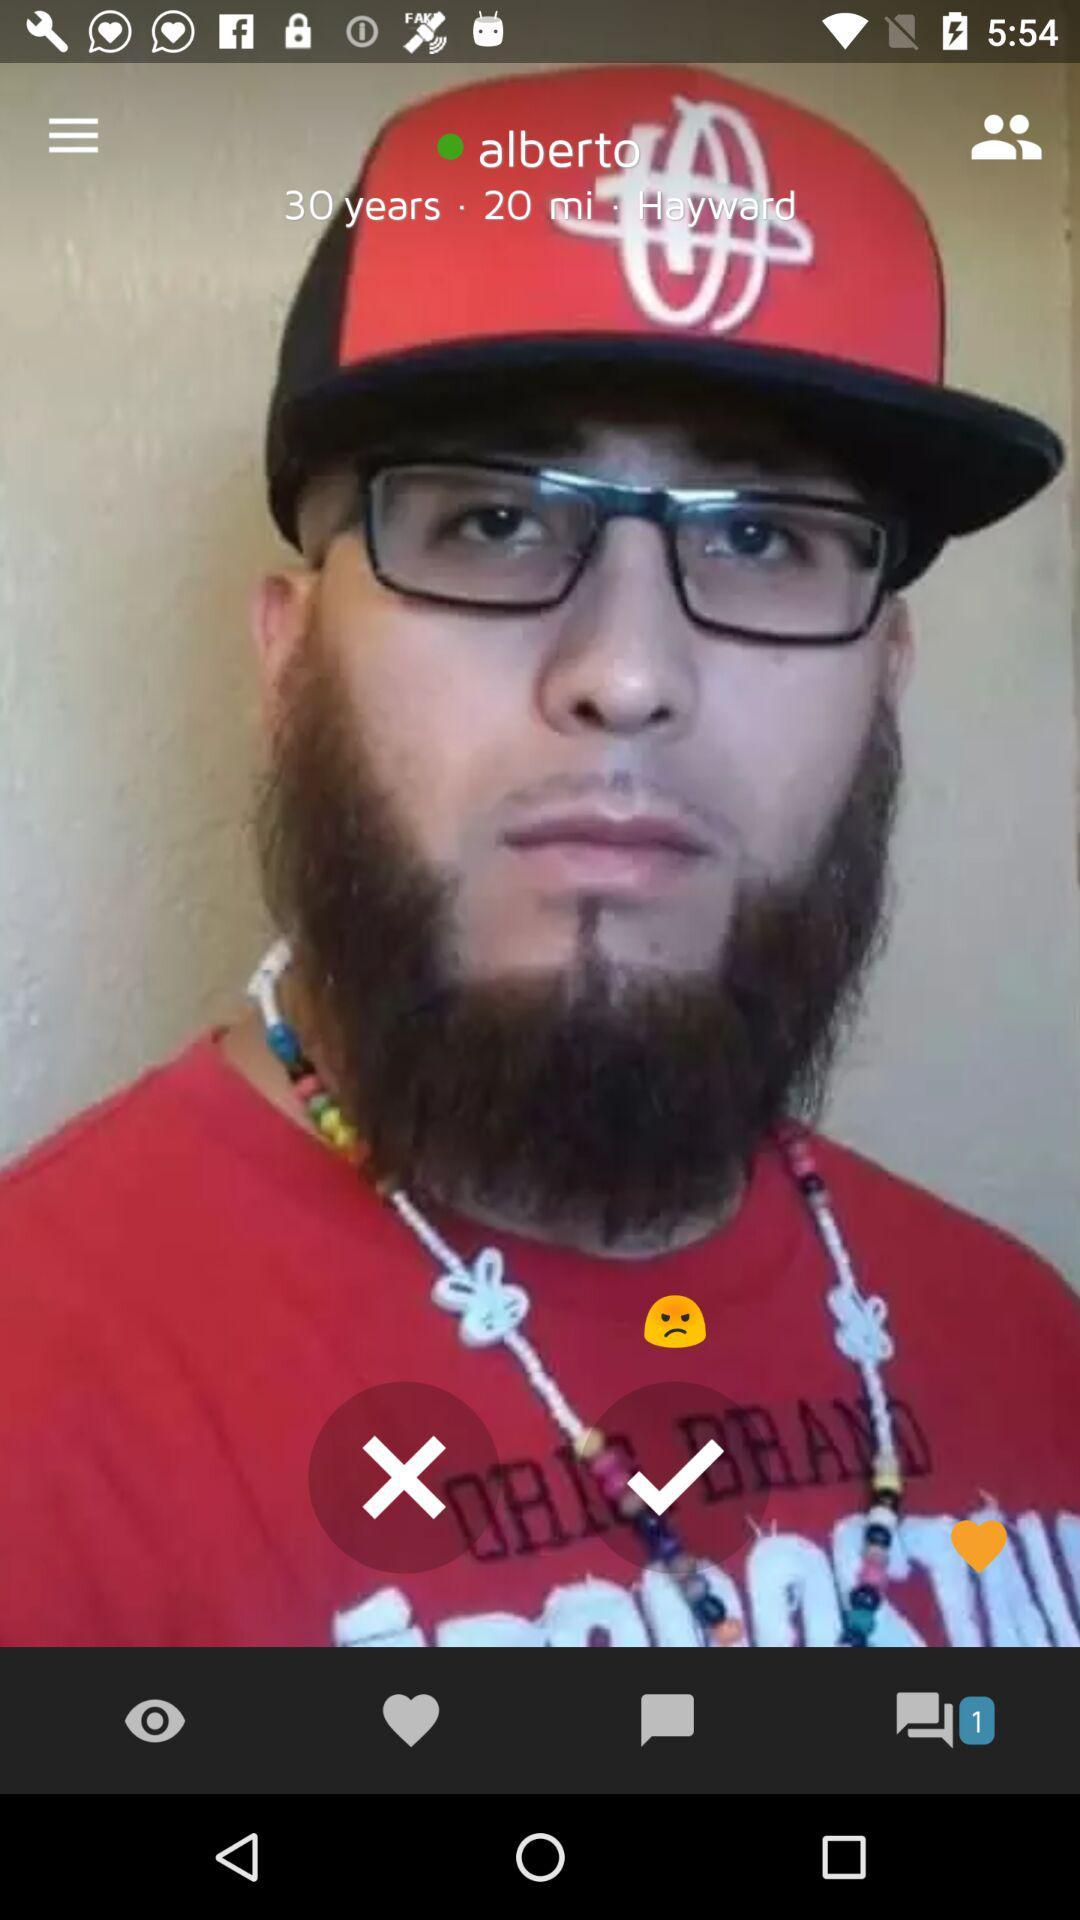 The height and width of the screenshot is (1920, 1080). I want to click on the tick option at the bottom, so click(675, 1478).